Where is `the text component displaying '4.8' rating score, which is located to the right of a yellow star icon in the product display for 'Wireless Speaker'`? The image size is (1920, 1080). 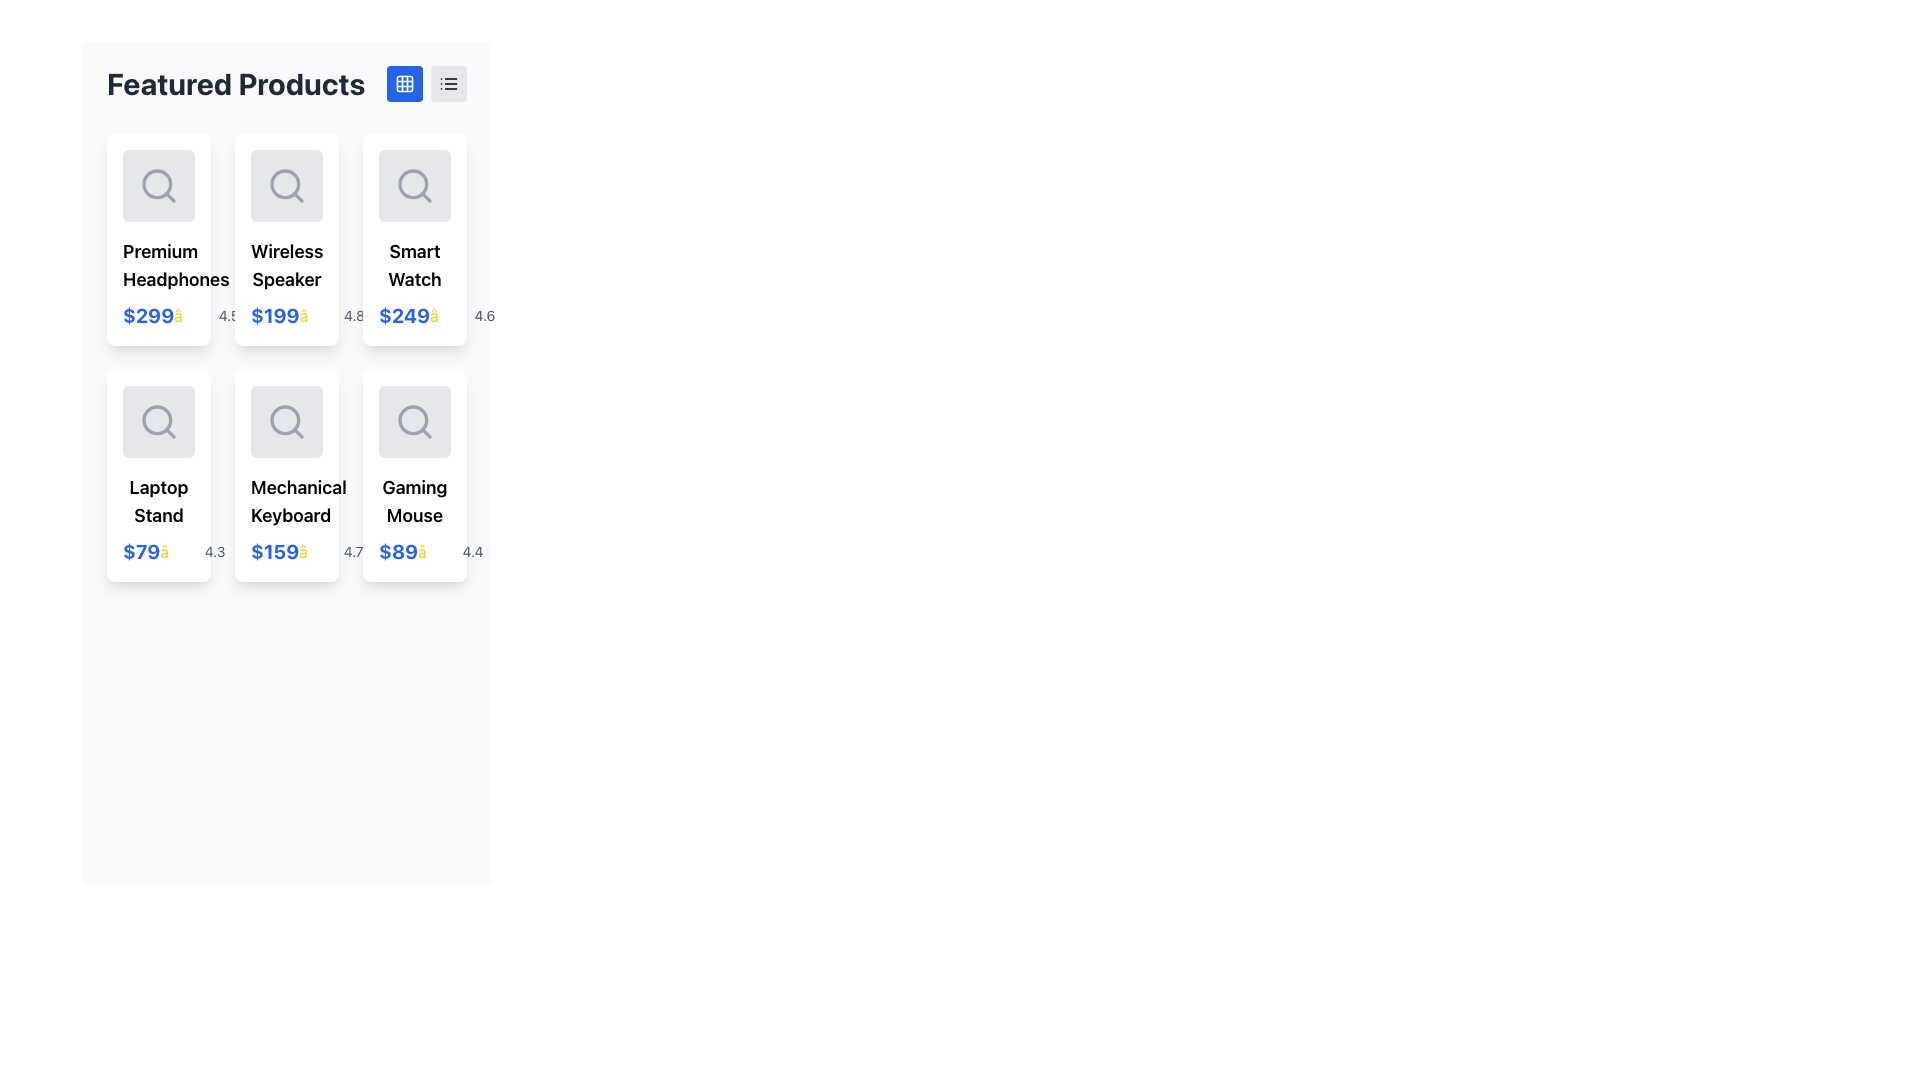 the text component displaying '4.8' rating score, which is located to the right of a yellow star icon in the product display for 'Wireless Speaker' is located at coordinates (354, 315).